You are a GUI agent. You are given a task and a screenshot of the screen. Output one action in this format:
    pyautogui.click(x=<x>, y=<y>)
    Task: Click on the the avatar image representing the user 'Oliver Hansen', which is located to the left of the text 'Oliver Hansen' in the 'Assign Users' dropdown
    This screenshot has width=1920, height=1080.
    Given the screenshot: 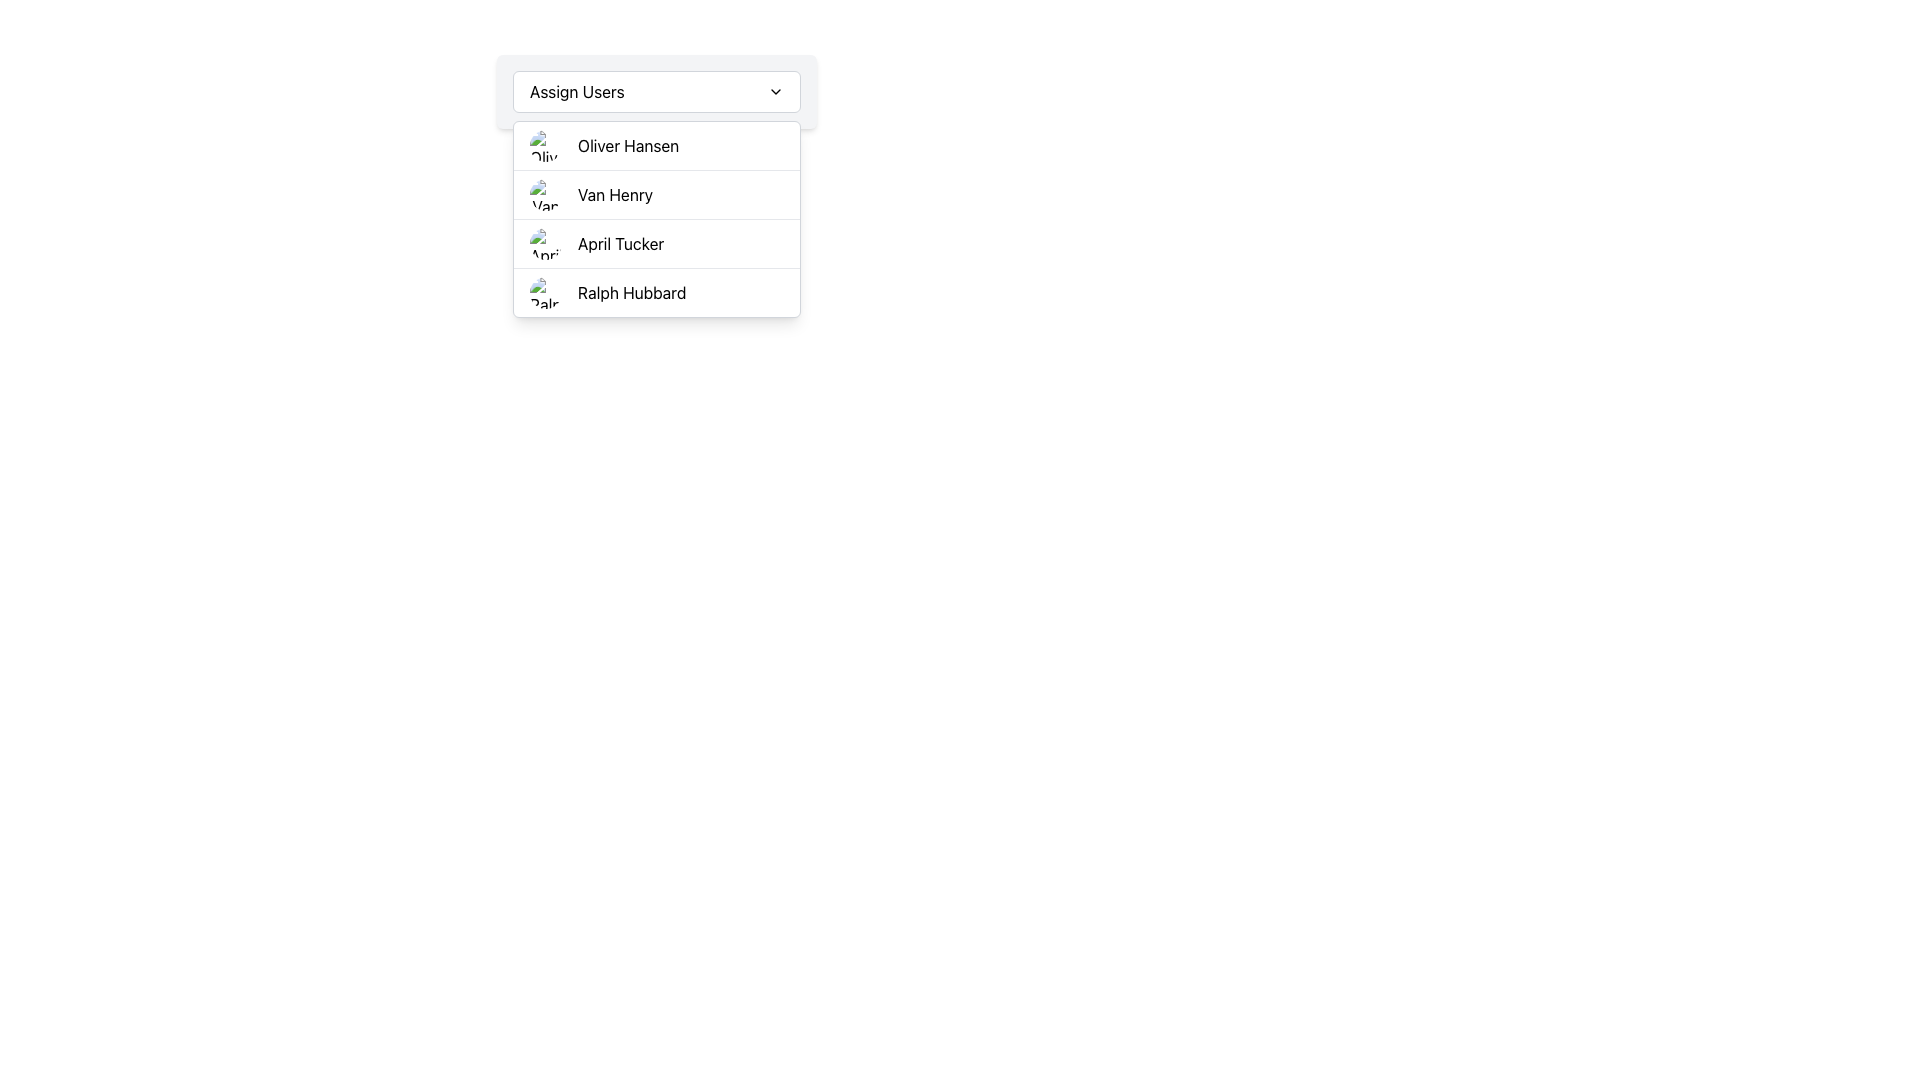 What is the action you would take?
    pyautogui.click(x=546, y=145)
    